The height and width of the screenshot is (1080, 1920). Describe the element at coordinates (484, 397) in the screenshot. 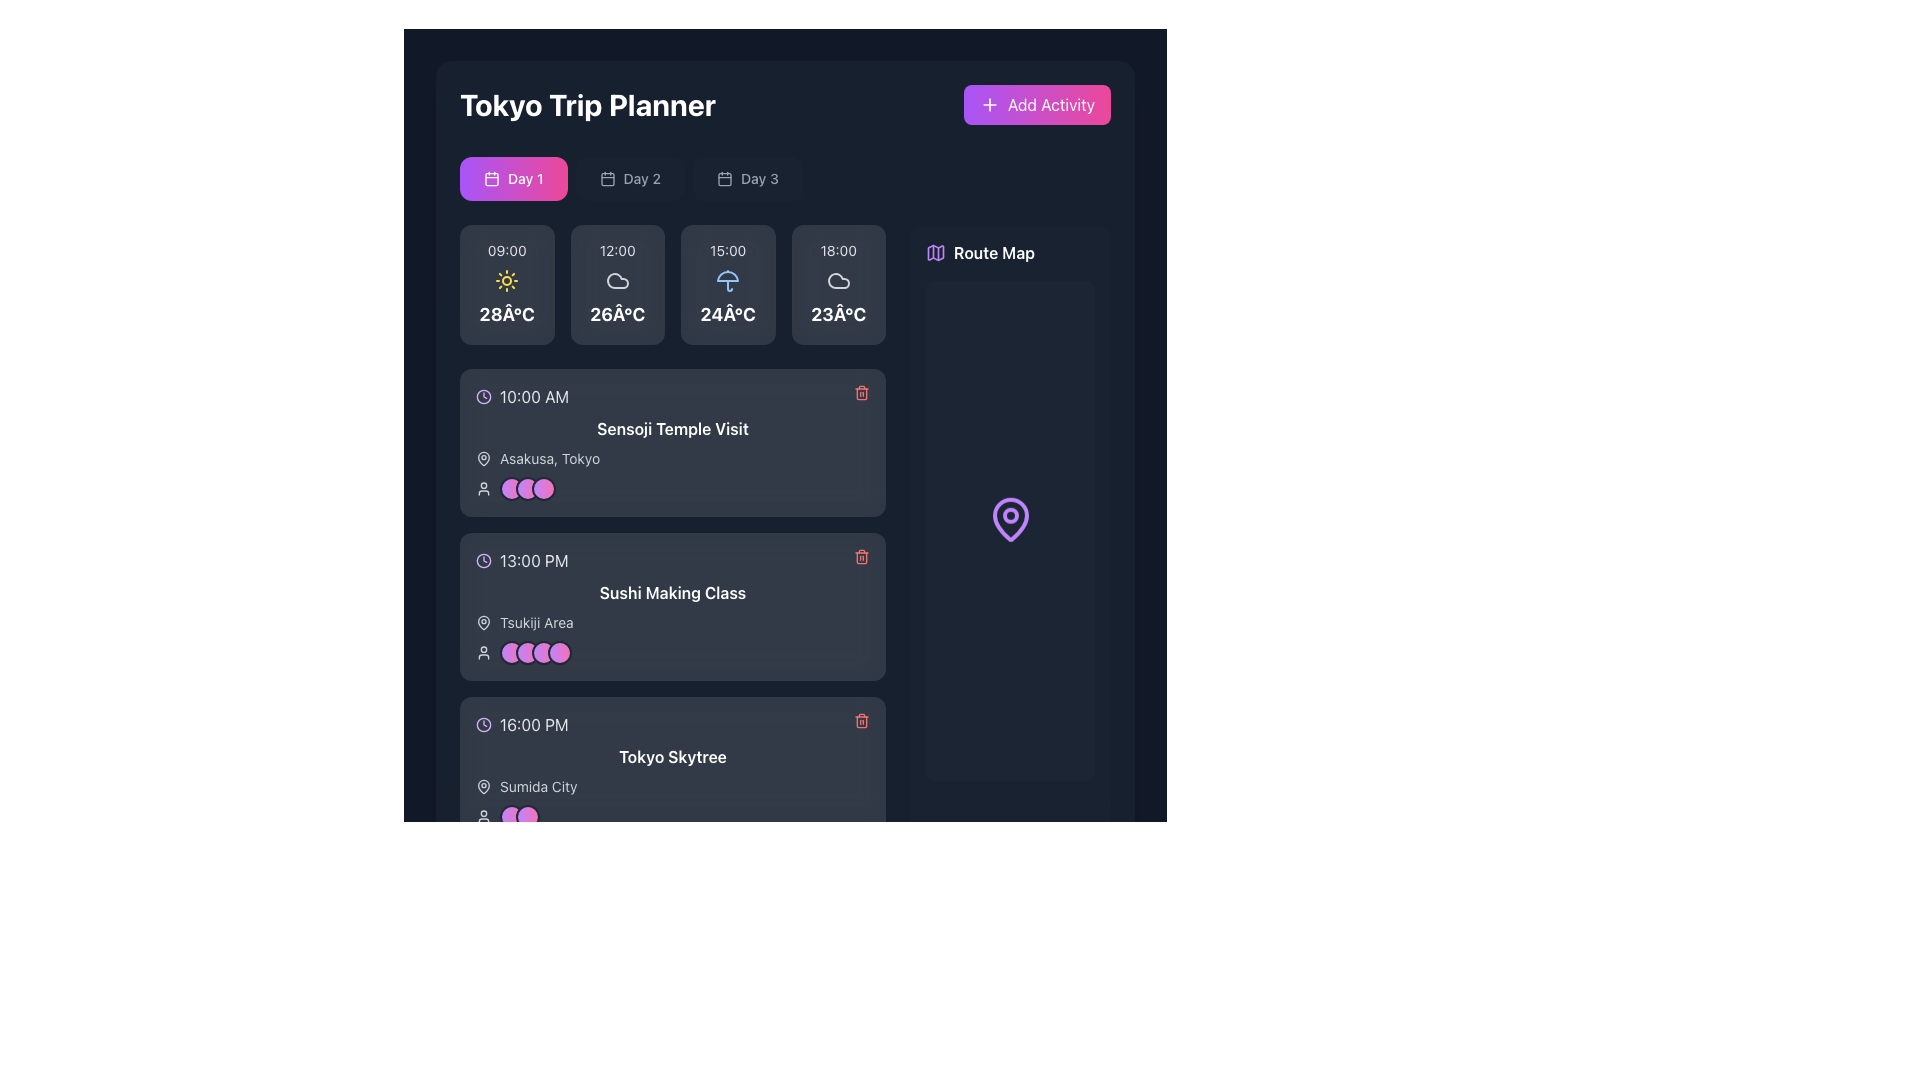

I see `the decorative SVG Circle element of the clock icon indicating the time for 'Sensoji Temple Visit', located to the left of the time label '10:00 AM' in the first itinerary card` at that location.